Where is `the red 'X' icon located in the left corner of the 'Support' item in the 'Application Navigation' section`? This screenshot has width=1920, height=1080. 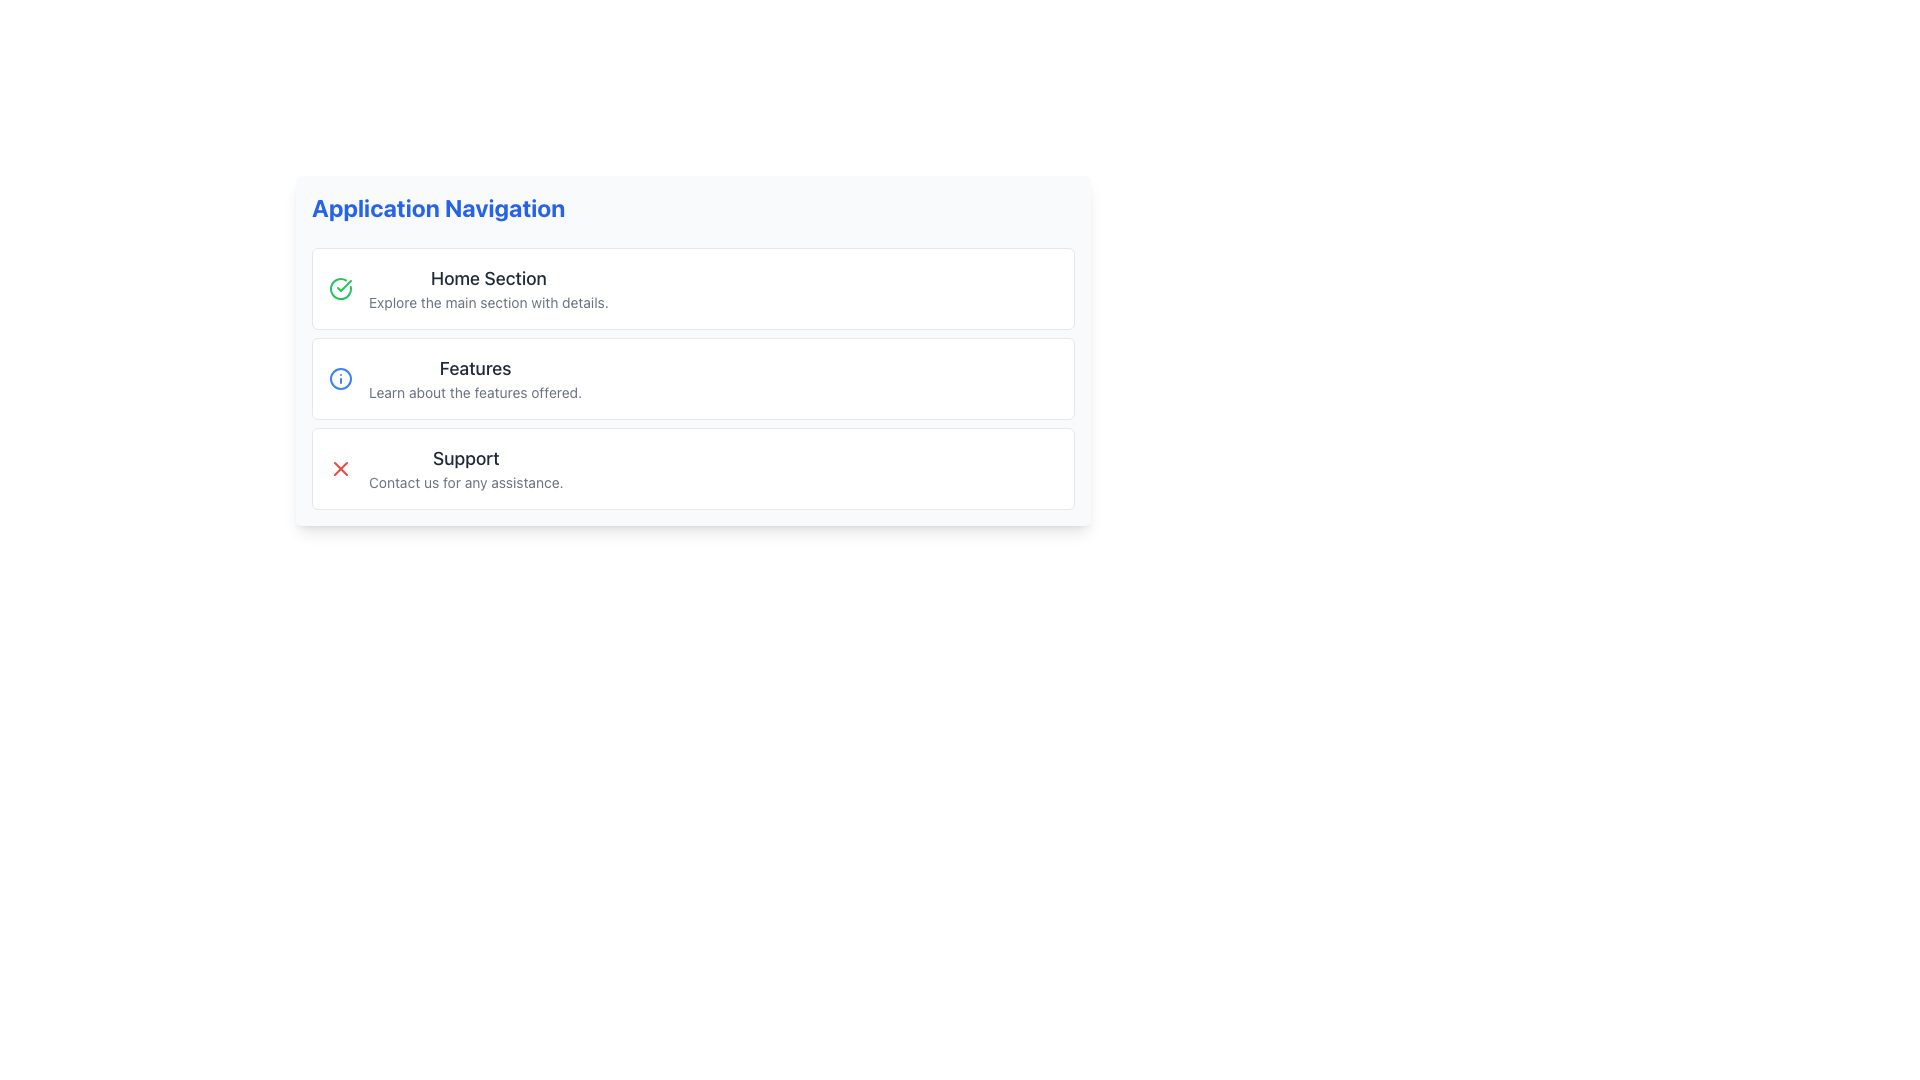 the red 'X' icon located in the left corner of the 'Support' item in the 'Application Navigation' section is located at coordinates (340, 469).